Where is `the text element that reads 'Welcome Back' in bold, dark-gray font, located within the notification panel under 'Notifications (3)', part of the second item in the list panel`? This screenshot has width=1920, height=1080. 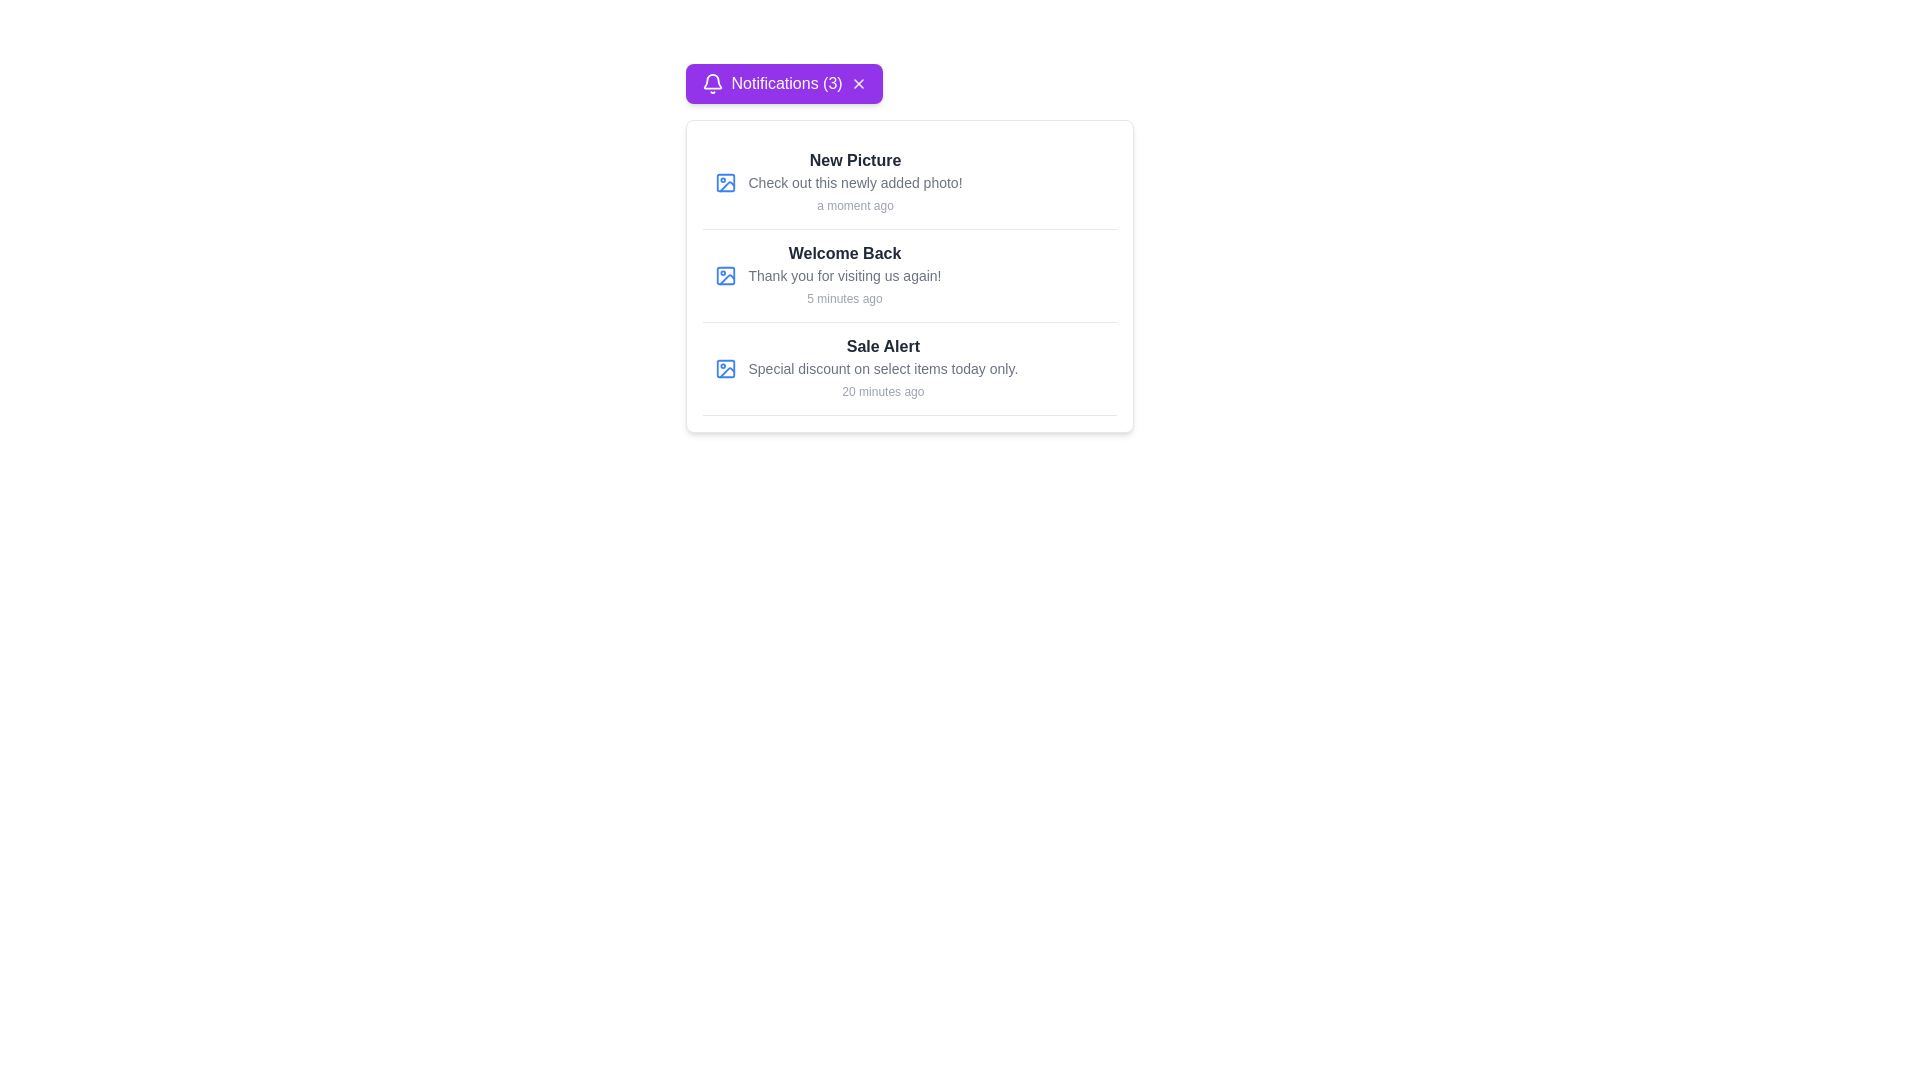 the text element that reads 'Welcome Back' in bold, dark-gray font, located within the notification panel under 'Notifications (3)', part of the second item in the list panel is located at coordinates (844, 253).